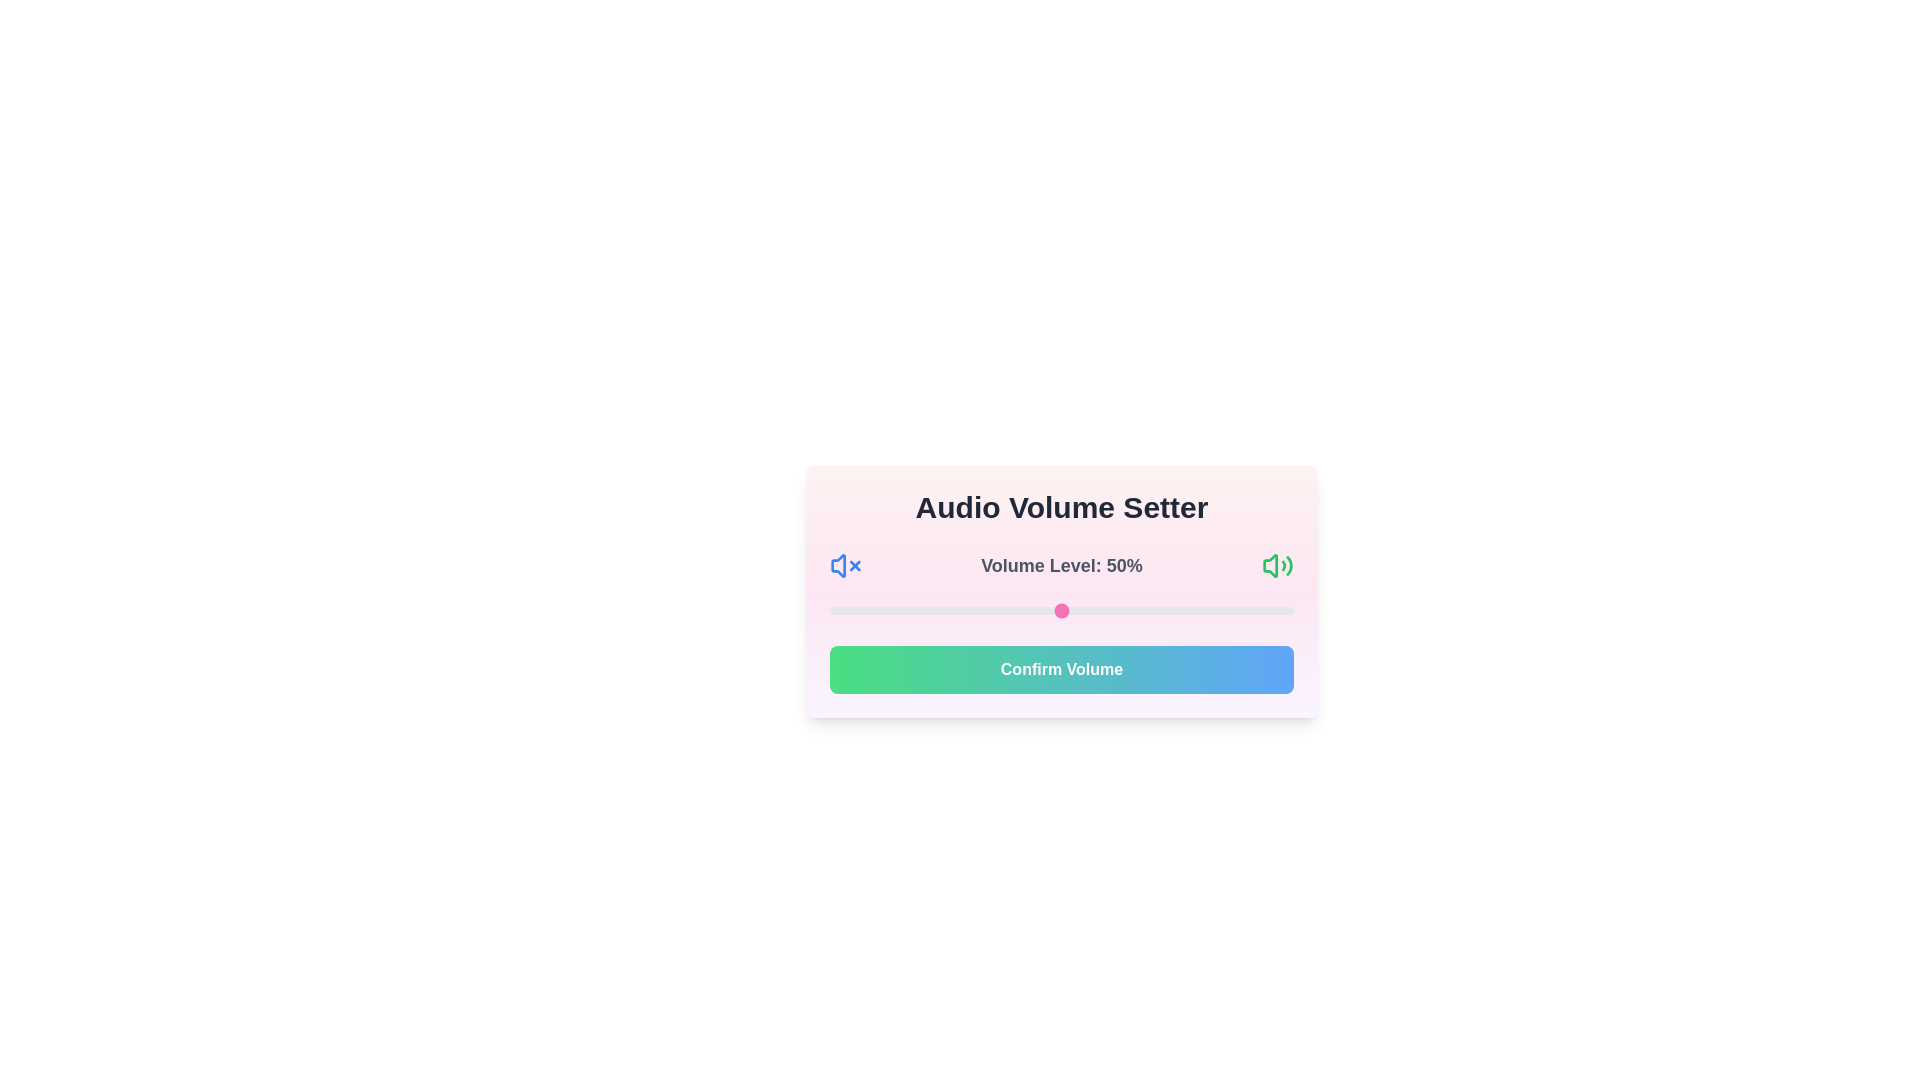  Describe the element at coordinates (845, 566) in the screenshot. I see `the mute icon, represented by a blue speaker with an 'X' mark` at that location.